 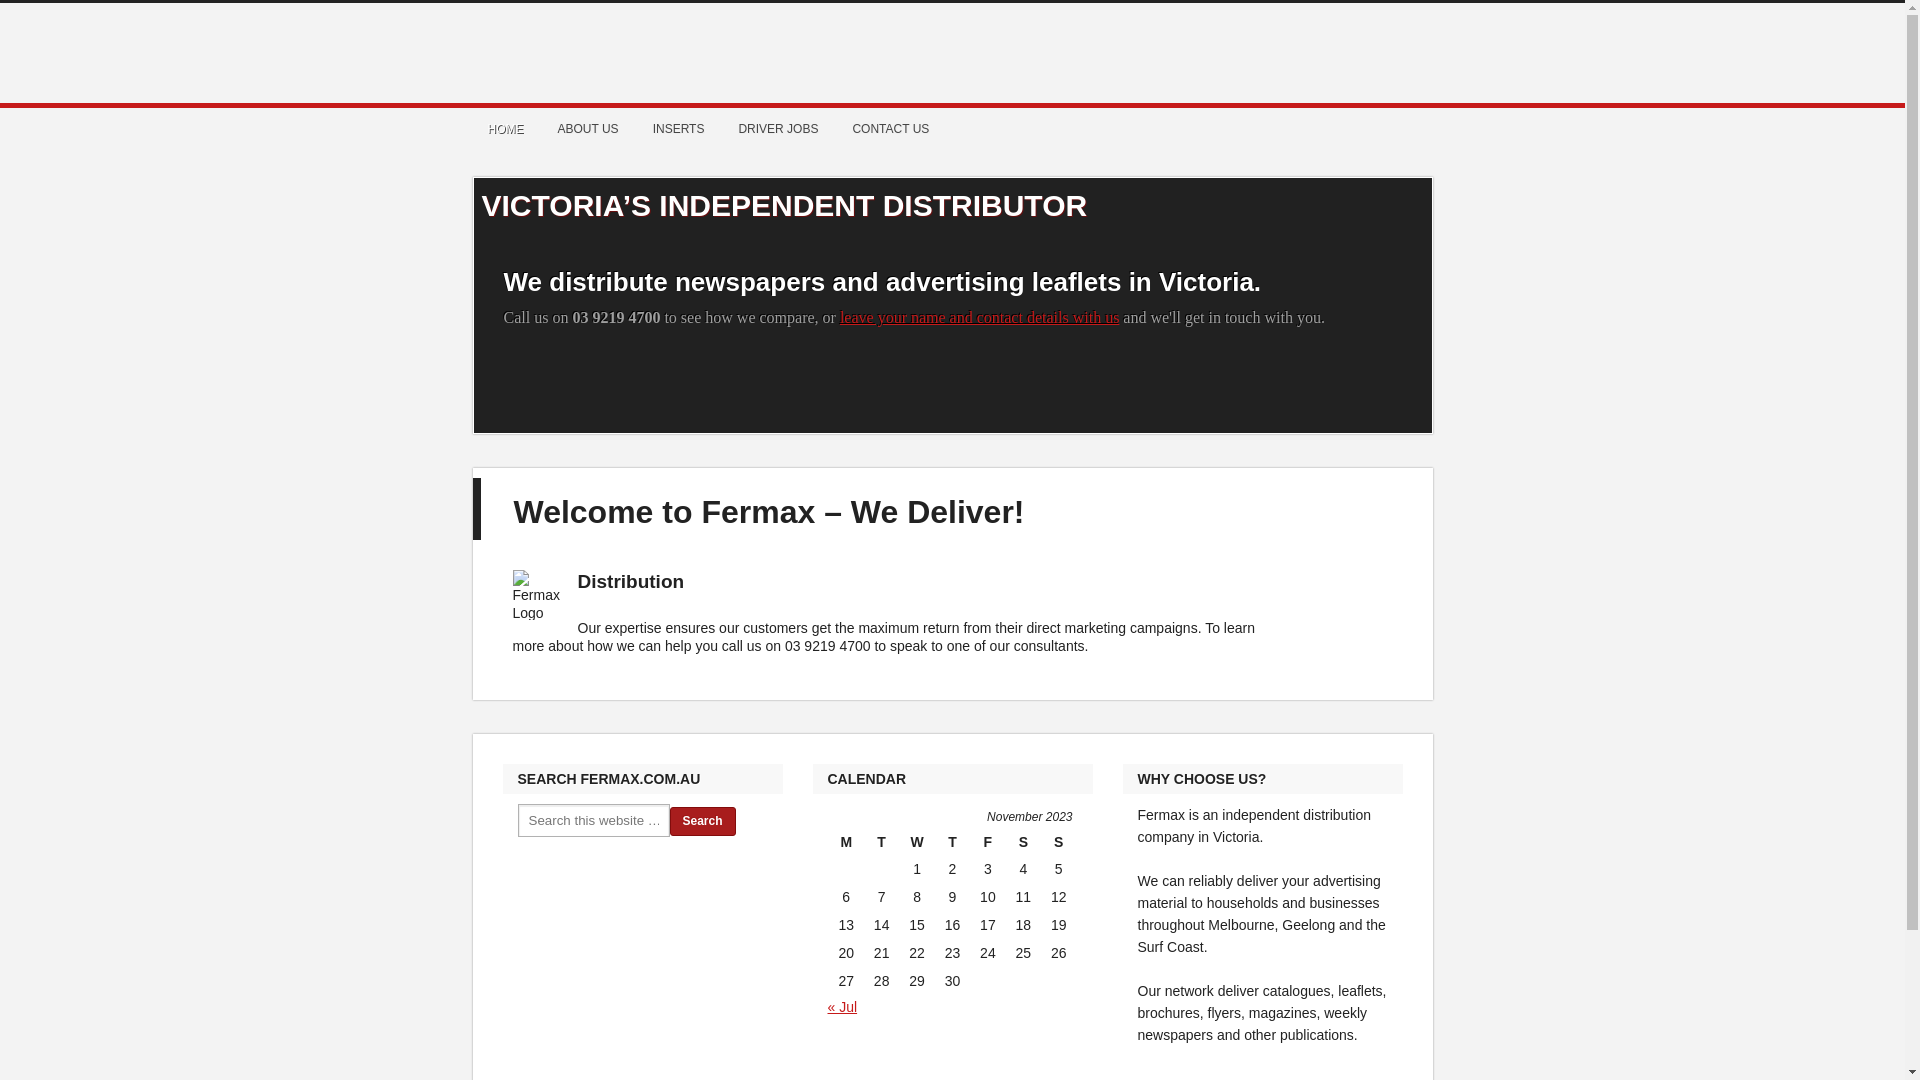 I want to click on 'leave your name and contact details with us', so click(x=840, y=316).